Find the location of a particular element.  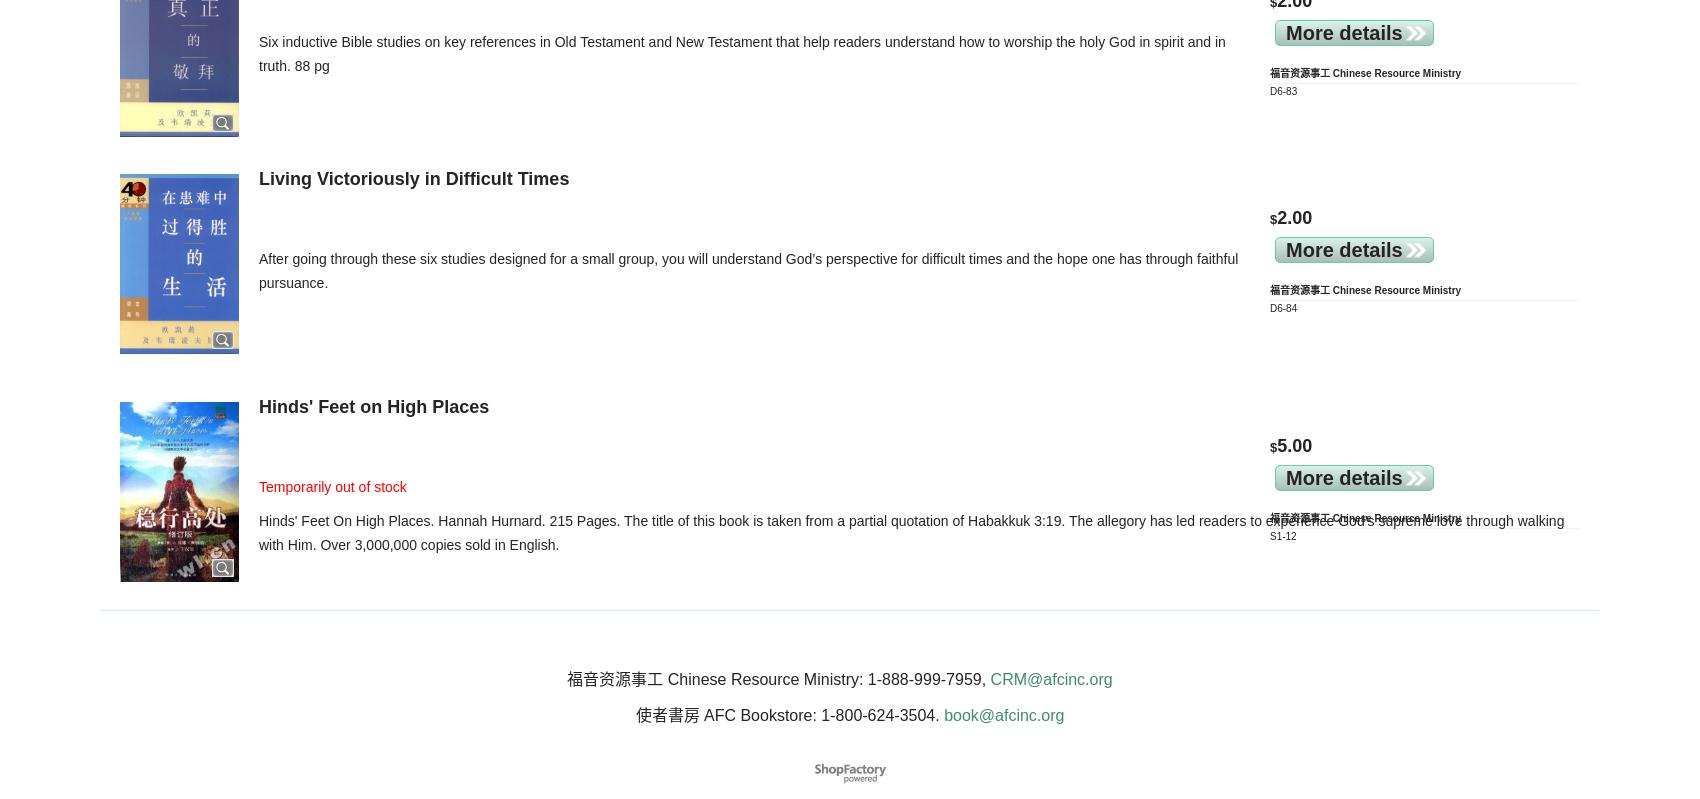

'5.00' is located at coordinates (1294, 444).